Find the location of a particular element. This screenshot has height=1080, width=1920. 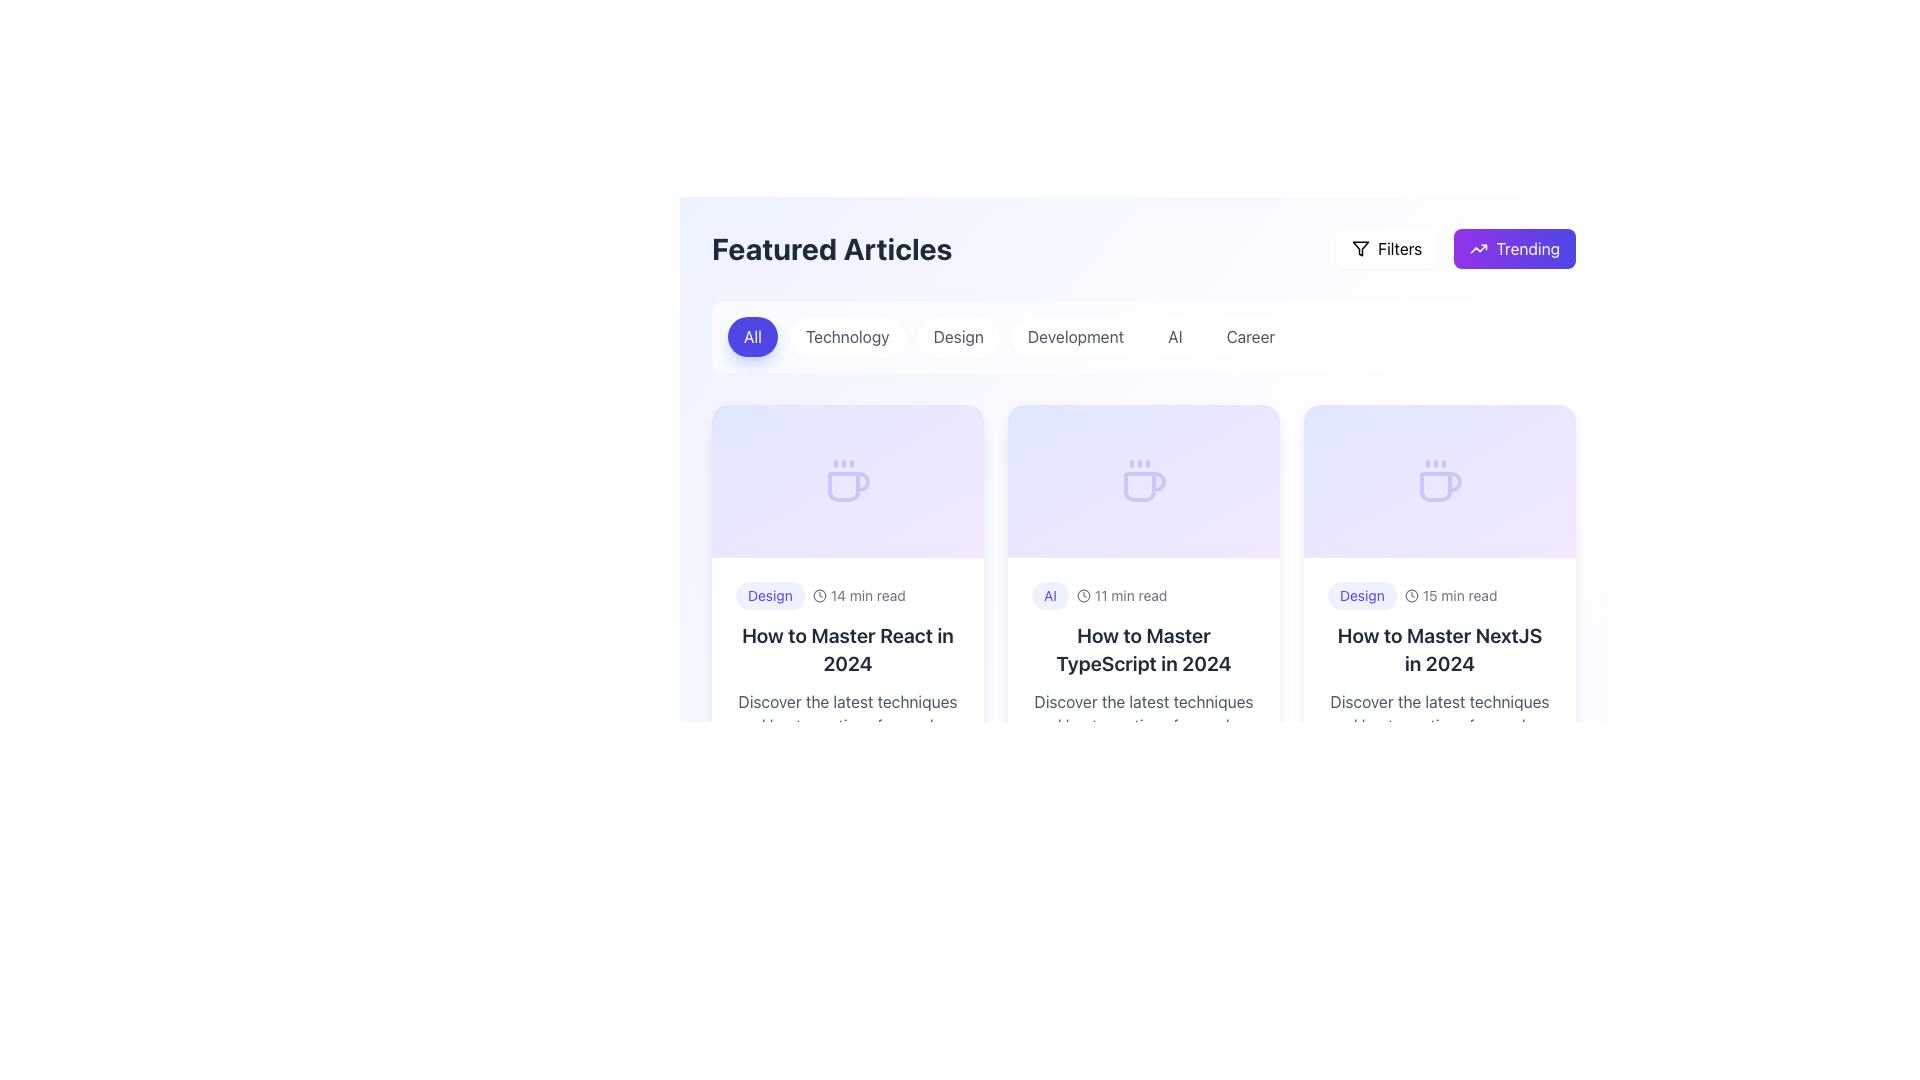

the 'AI' button, which is a small, rounded rectangle with a white background and gray text, positioned under the 'Featured Articles' heading as the fifth button from the left is located at coordinates (1175, 335).